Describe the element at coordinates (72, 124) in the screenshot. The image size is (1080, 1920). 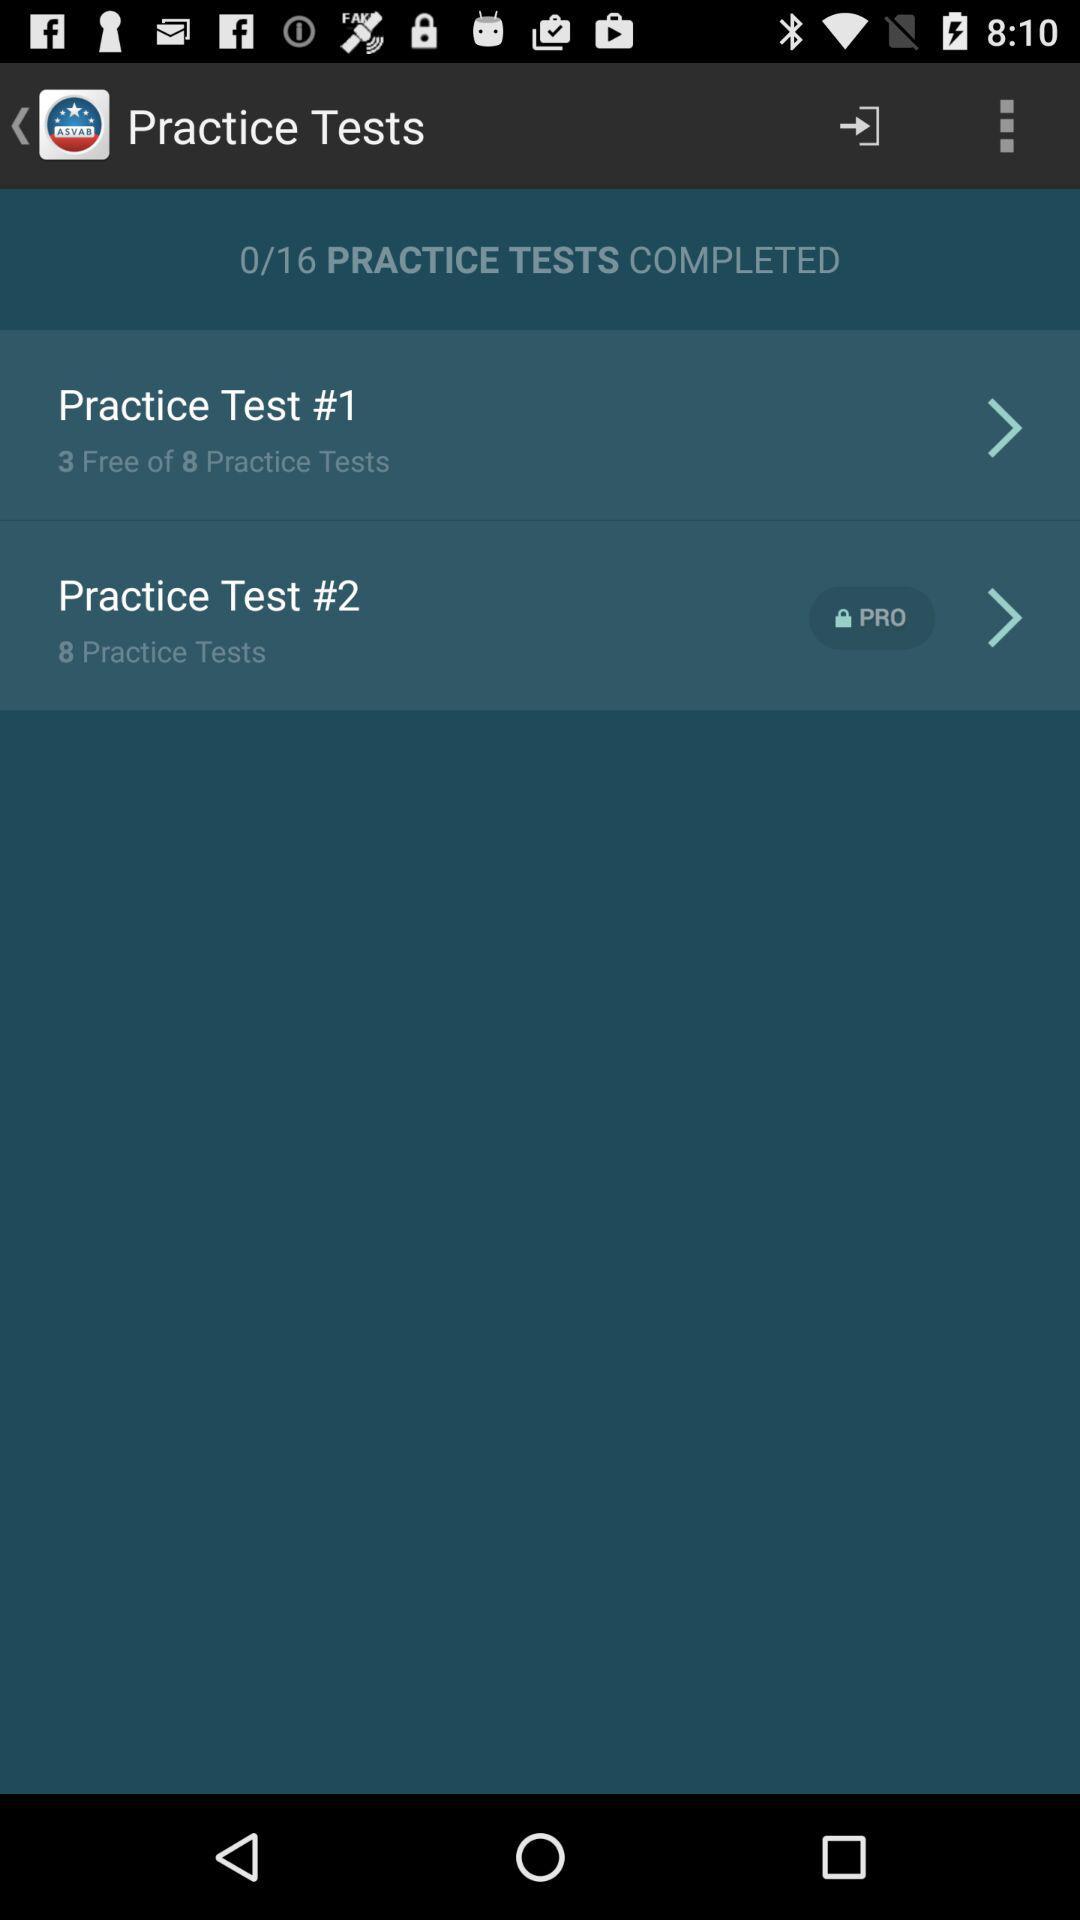
I see `tap the icon just left to practice tests` at that location.